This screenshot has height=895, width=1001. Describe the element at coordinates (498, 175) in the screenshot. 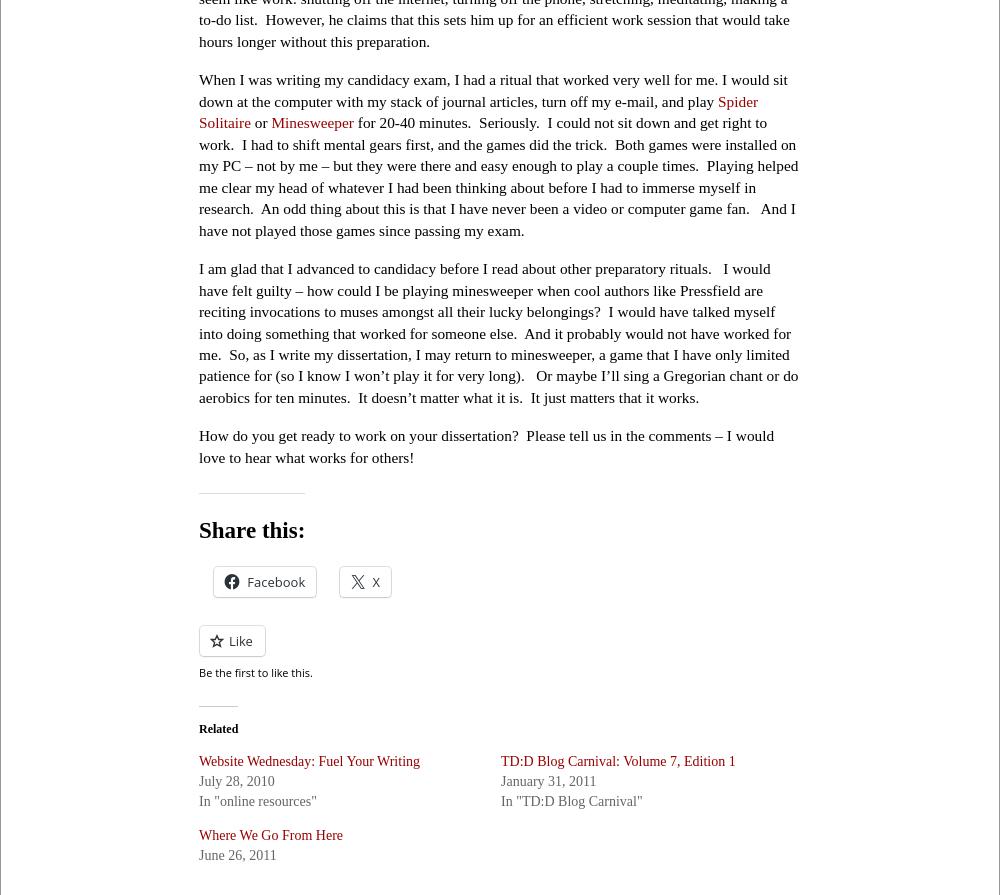

I see `'for 20-40 minutes.  Seriously.  I could not sit down and get right to work.  I had to shift mental gears first, and the games did the trick.  Both games were installed on my PC – not by me – but they were there and easy enough to play a couple times.  Playing helped me clear my head of whatever I had been thinking about before I had to immerse myself in research.  An odd thing about this is that I have never been a video or computer game fan.   And I have not played those games since passing my exam.'` at that location.